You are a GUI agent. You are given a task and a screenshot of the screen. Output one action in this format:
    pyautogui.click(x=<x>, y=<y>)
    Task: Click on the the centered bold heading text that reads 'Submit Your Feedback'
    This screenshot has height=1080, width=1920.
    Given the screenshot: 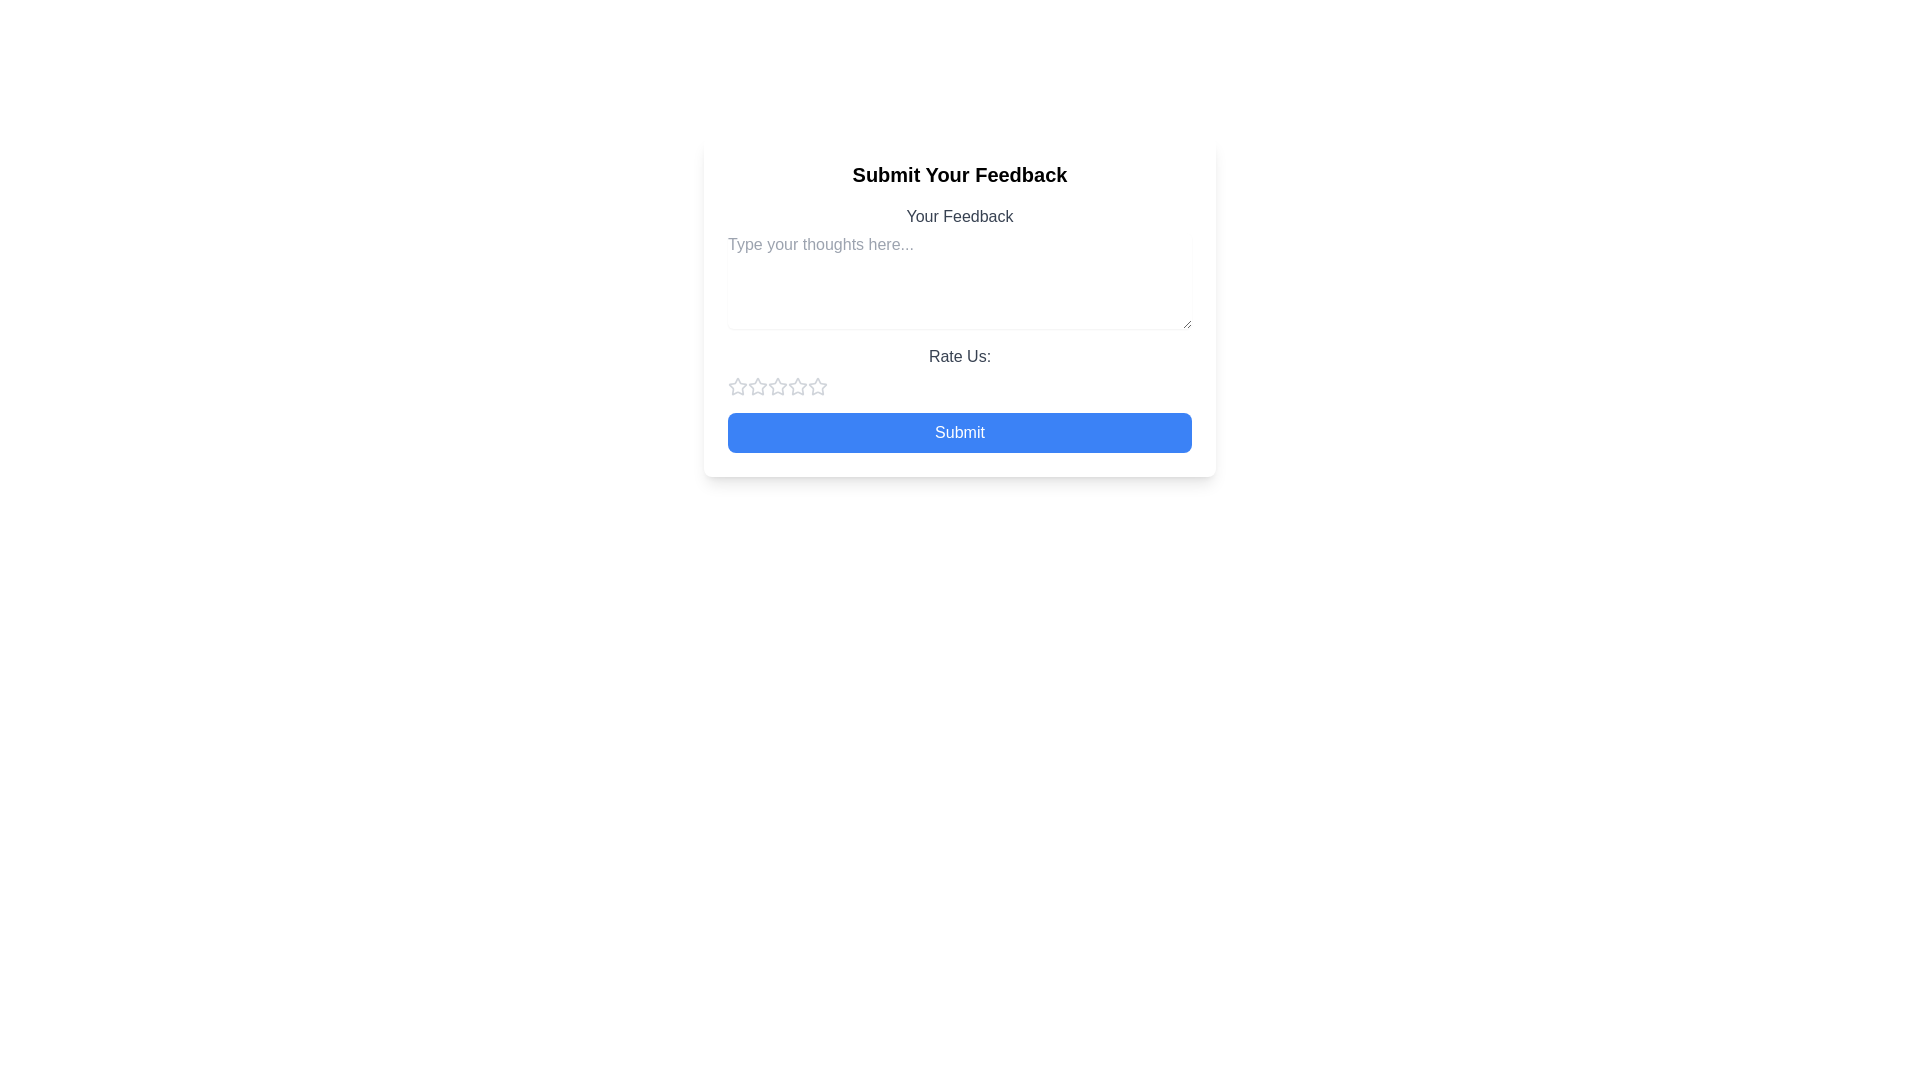 What is the action you would take?
    pyautogui.click(x=960, y=173)
    